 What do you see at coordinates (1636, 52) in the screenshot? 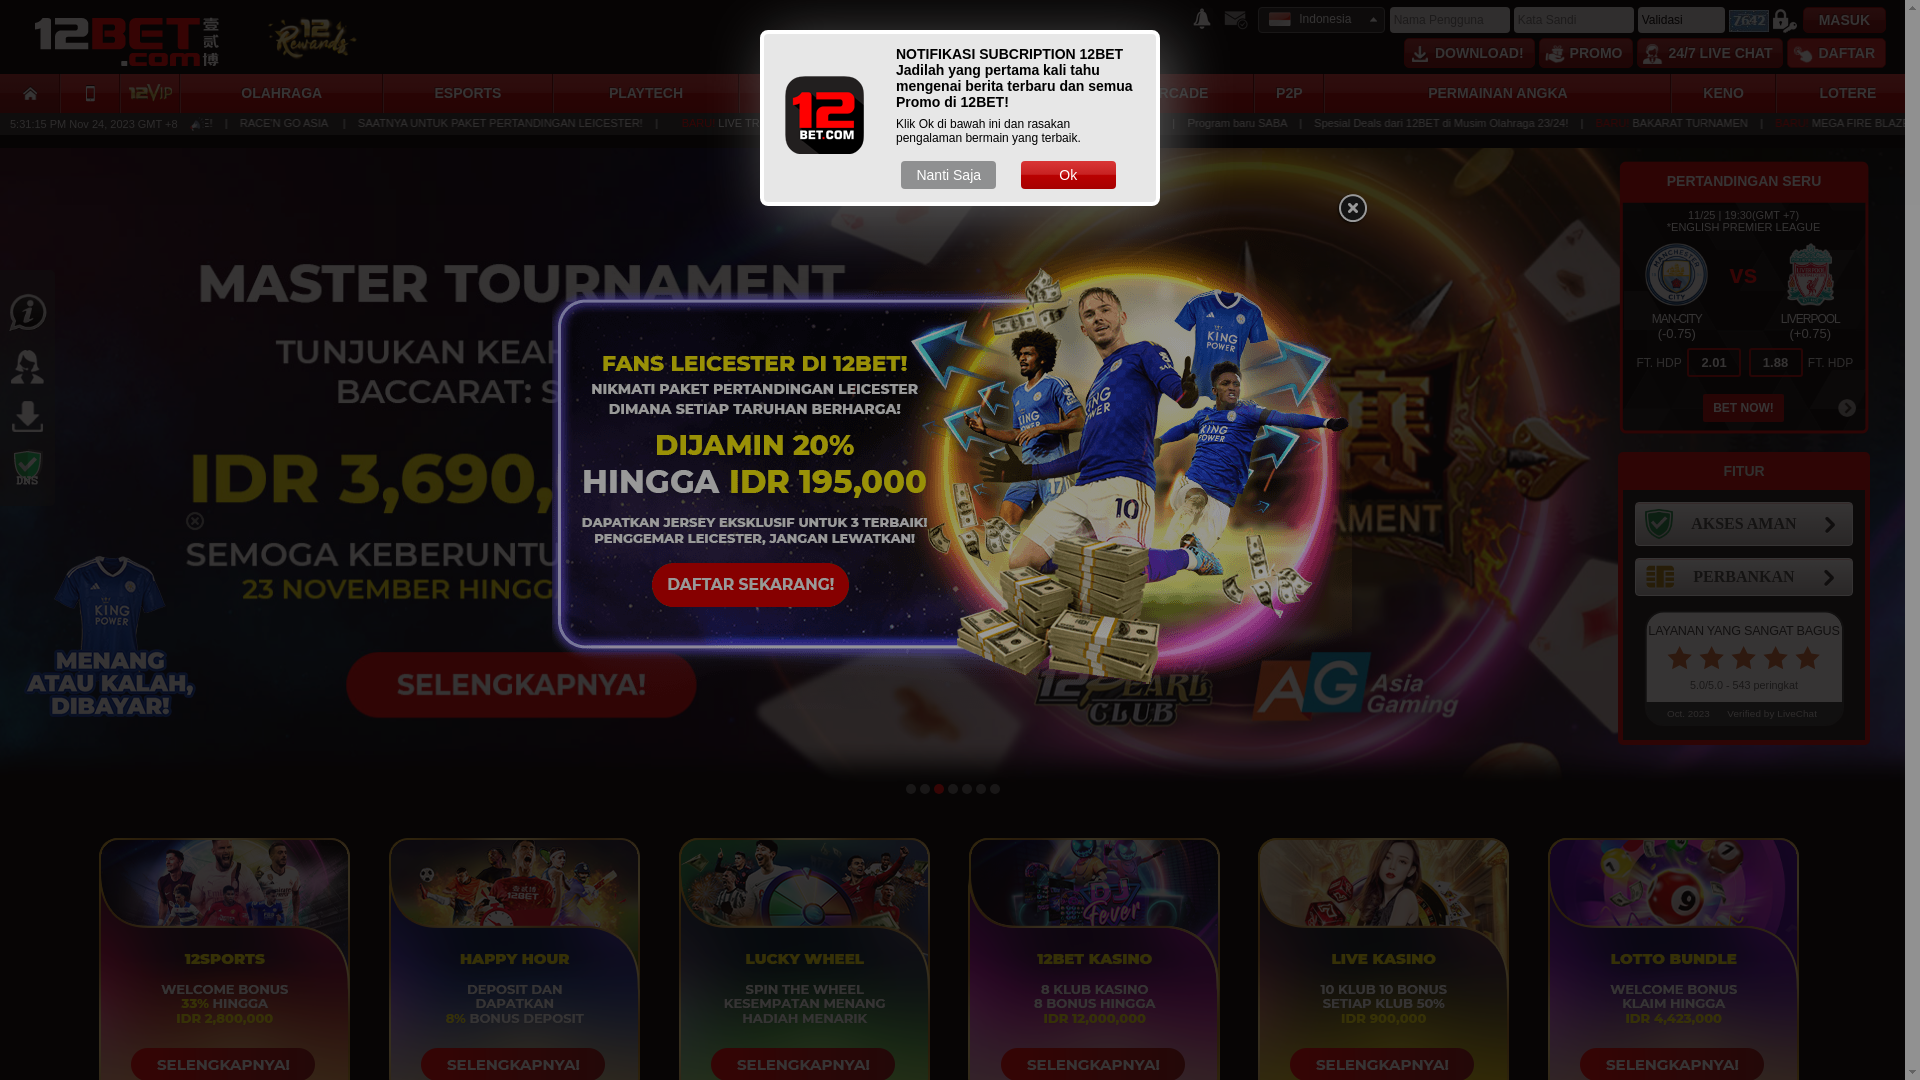
I see `'24/7 LIVE CHAT'` at bounding box center [1636, 52].